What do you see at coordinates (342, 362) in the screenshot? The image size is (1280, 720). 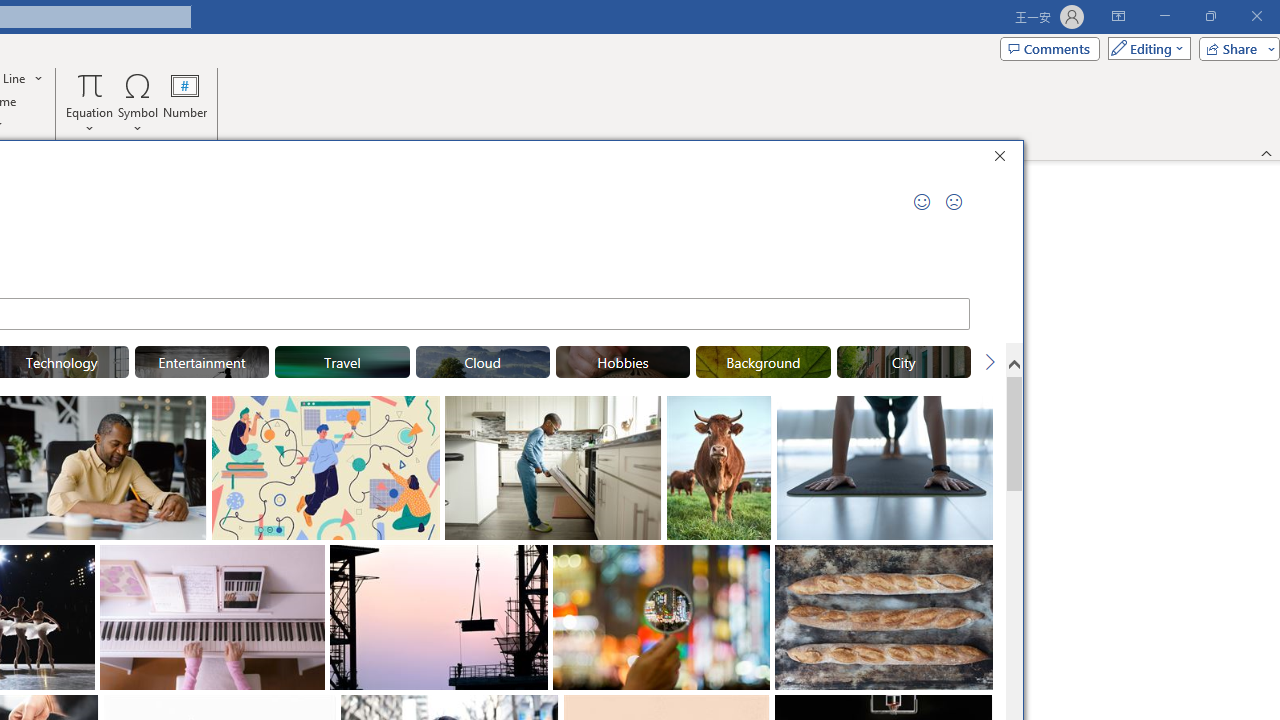 I see `'"Travel" Stock Images.'` at bounding box center [342, 362].